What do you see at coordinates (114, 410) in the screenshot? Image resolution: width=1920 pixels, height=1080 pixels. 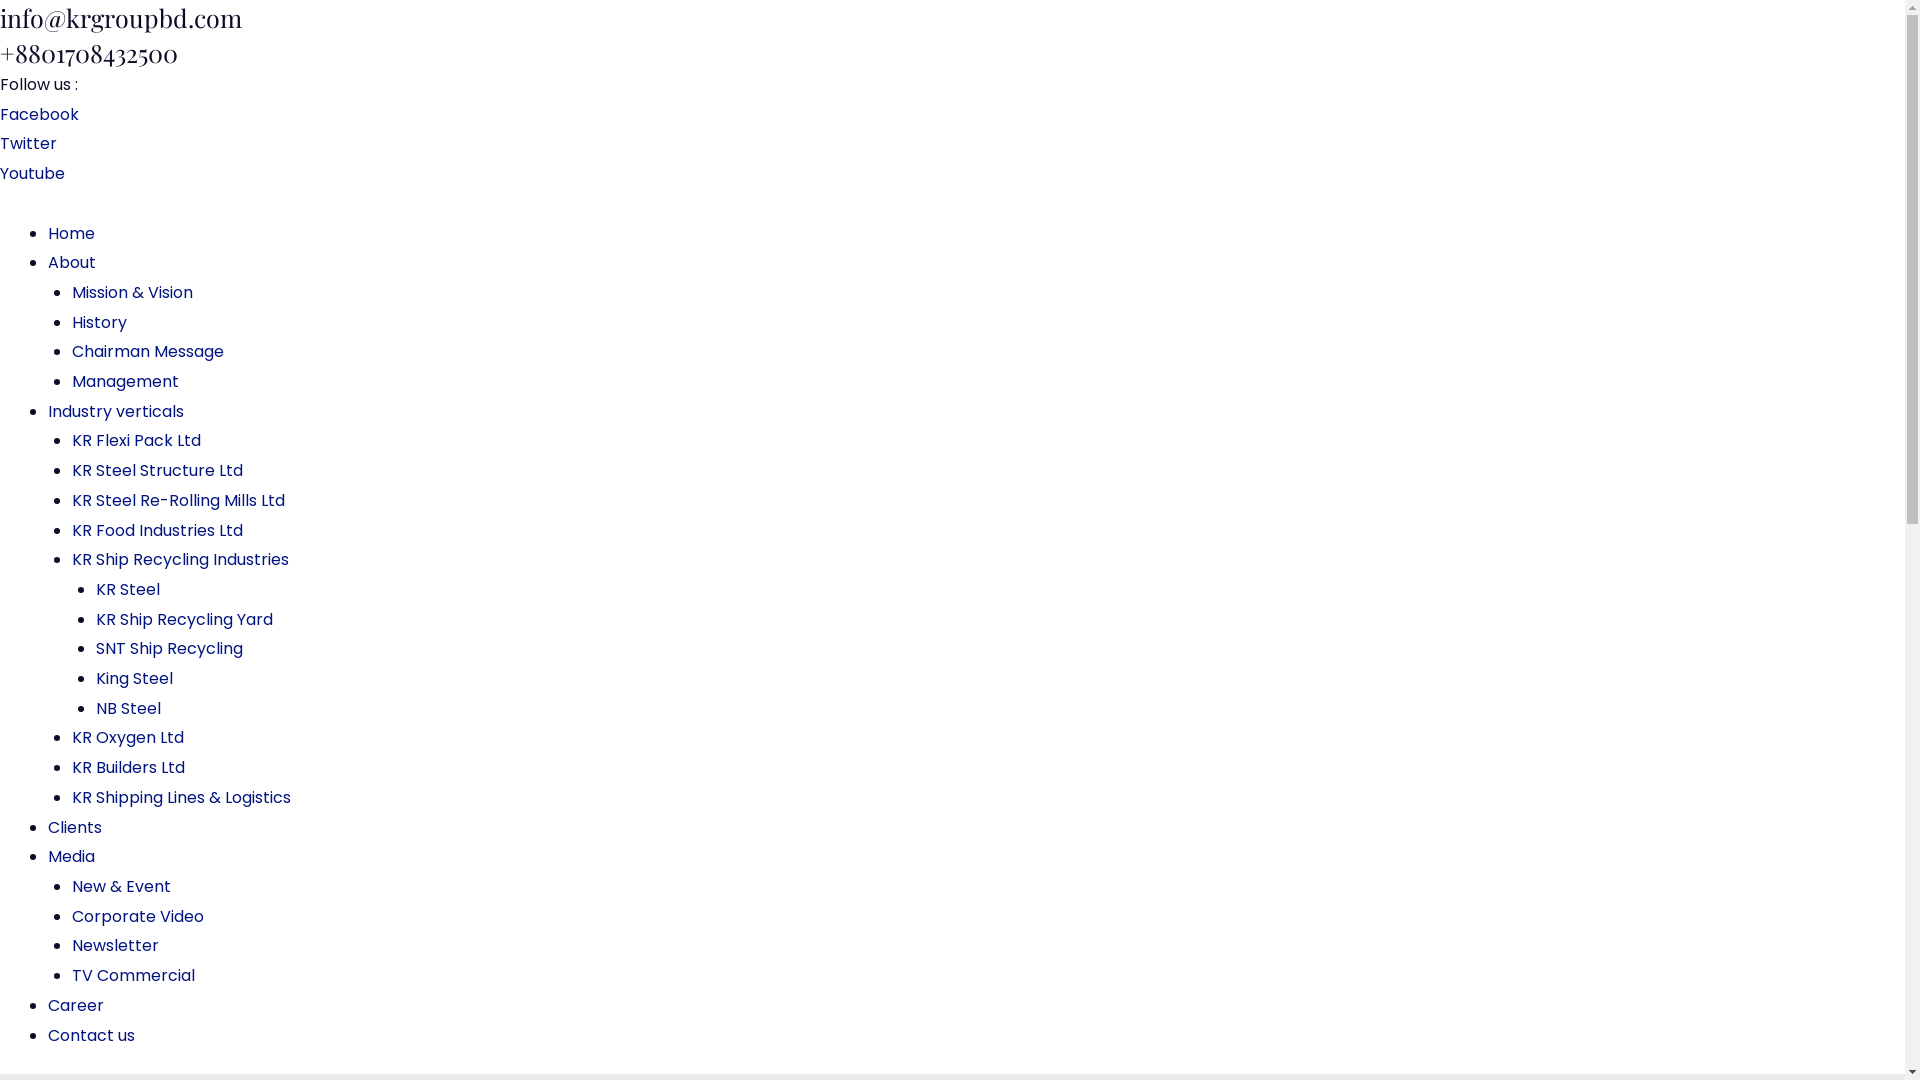 I see `'Industry verticals'` at bounding box center [114, 410].